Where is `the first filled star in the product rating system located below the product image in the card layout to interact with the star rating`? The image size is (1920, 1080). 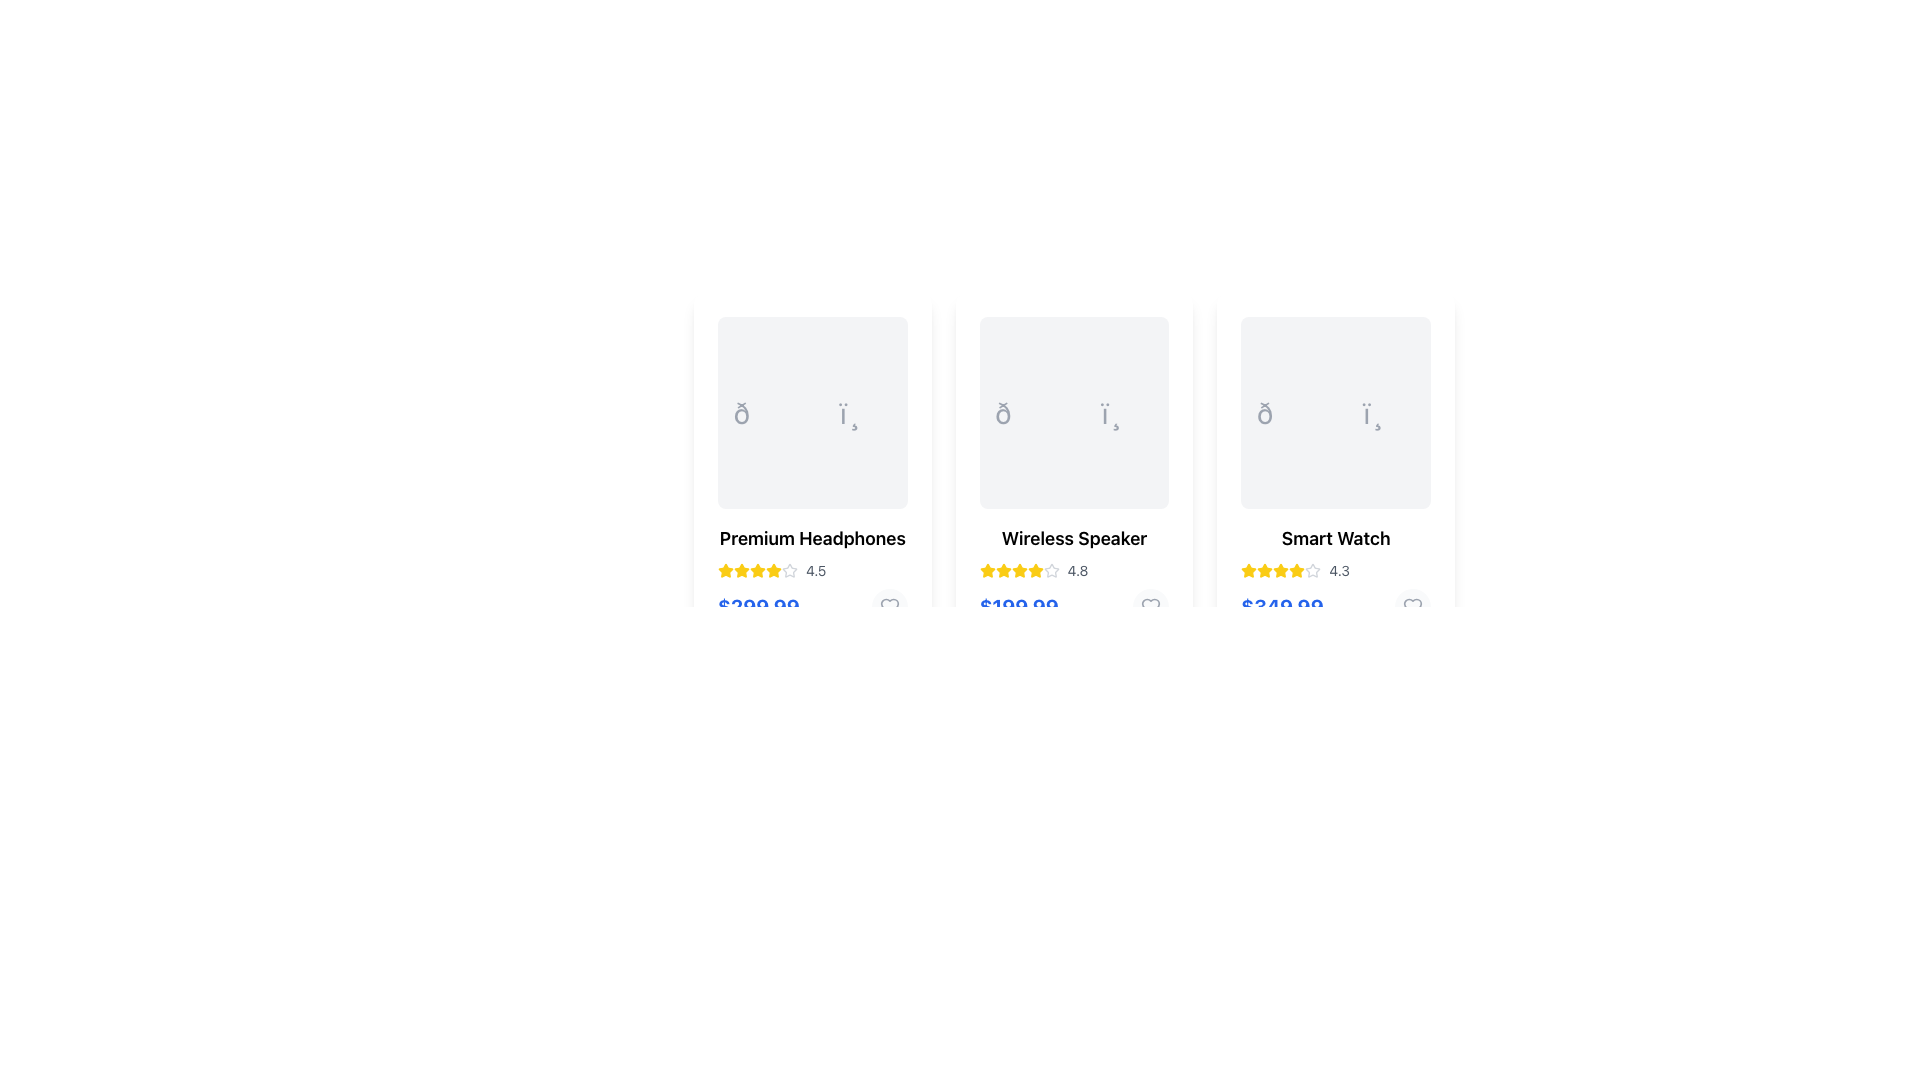 the first filled star in the product rating system located below the product image in the card layout to interact with the star rating is located at coordinates (1003, 570).